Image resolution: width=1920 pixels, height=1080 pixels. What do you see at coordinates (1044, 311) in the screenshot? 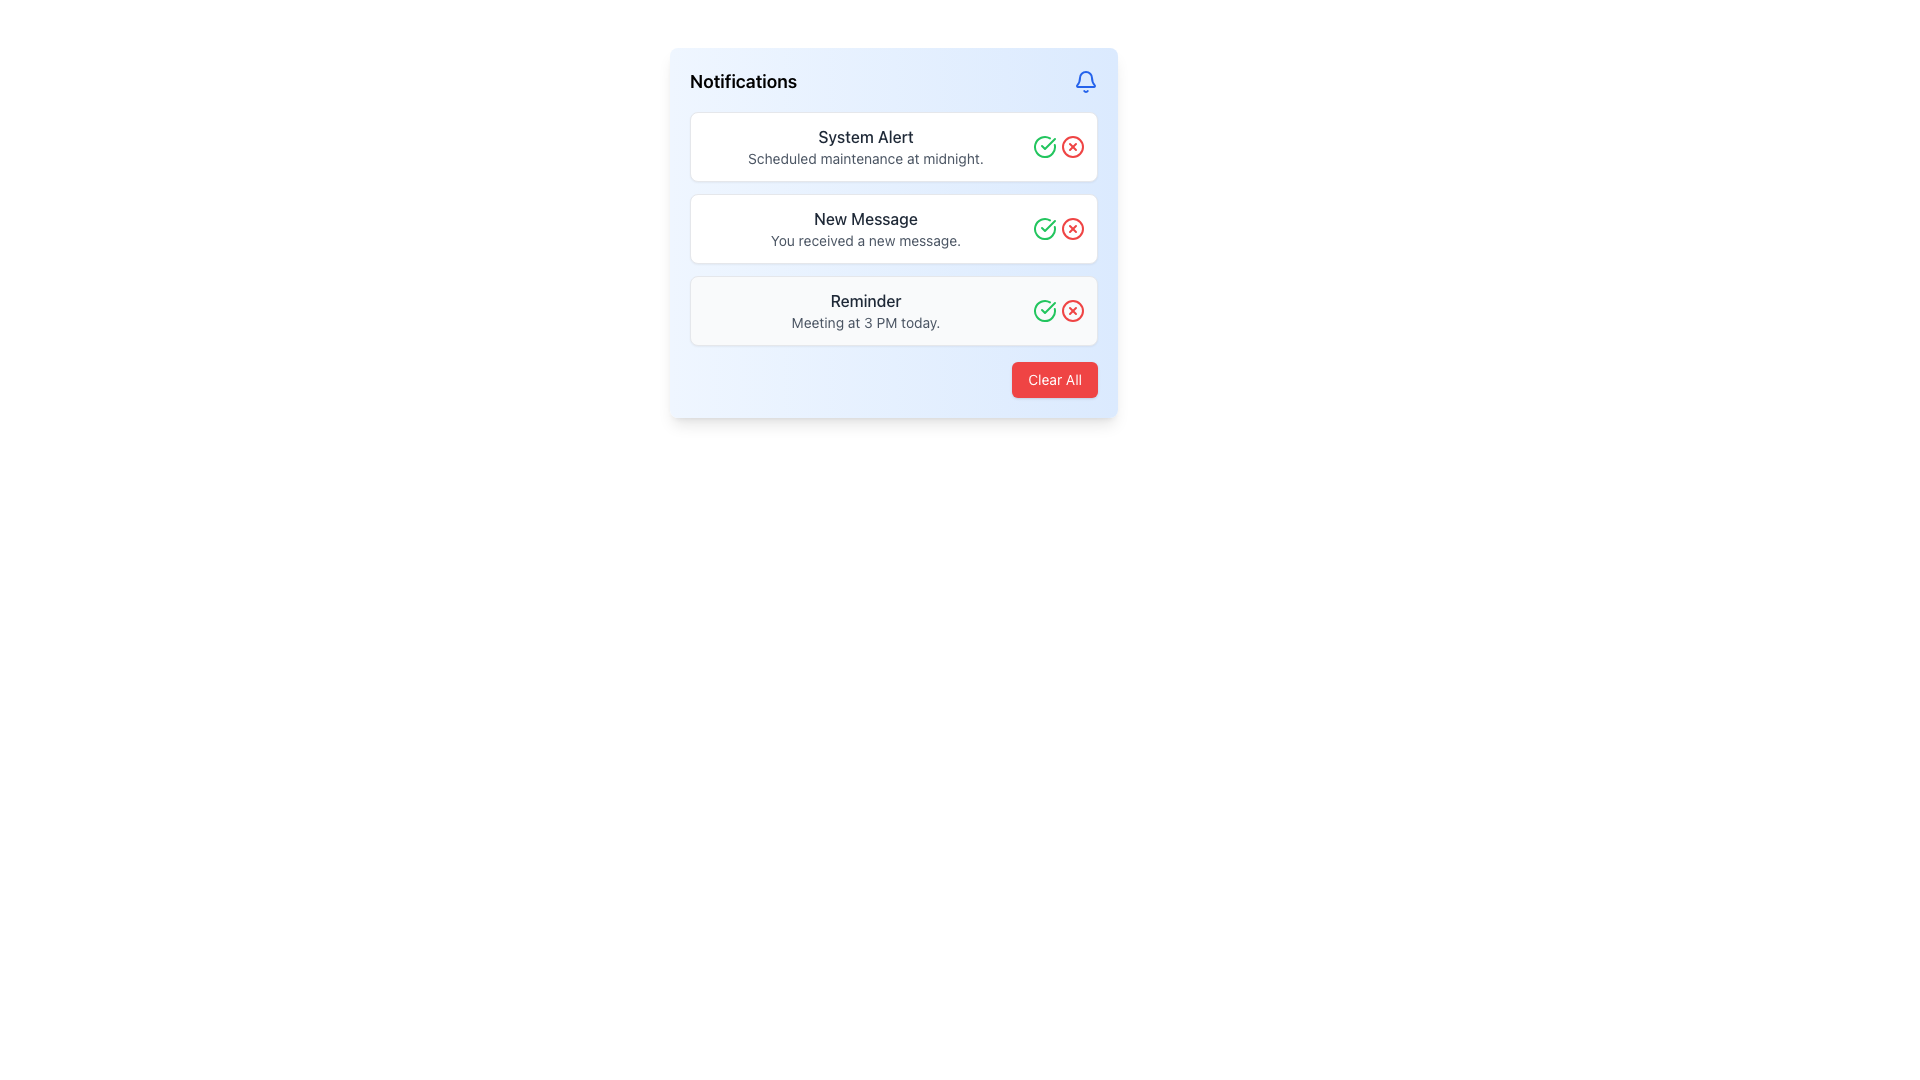
I see `the green checkmark icon in the 'Reminder' notification block` at bounding box center [1044, 311].